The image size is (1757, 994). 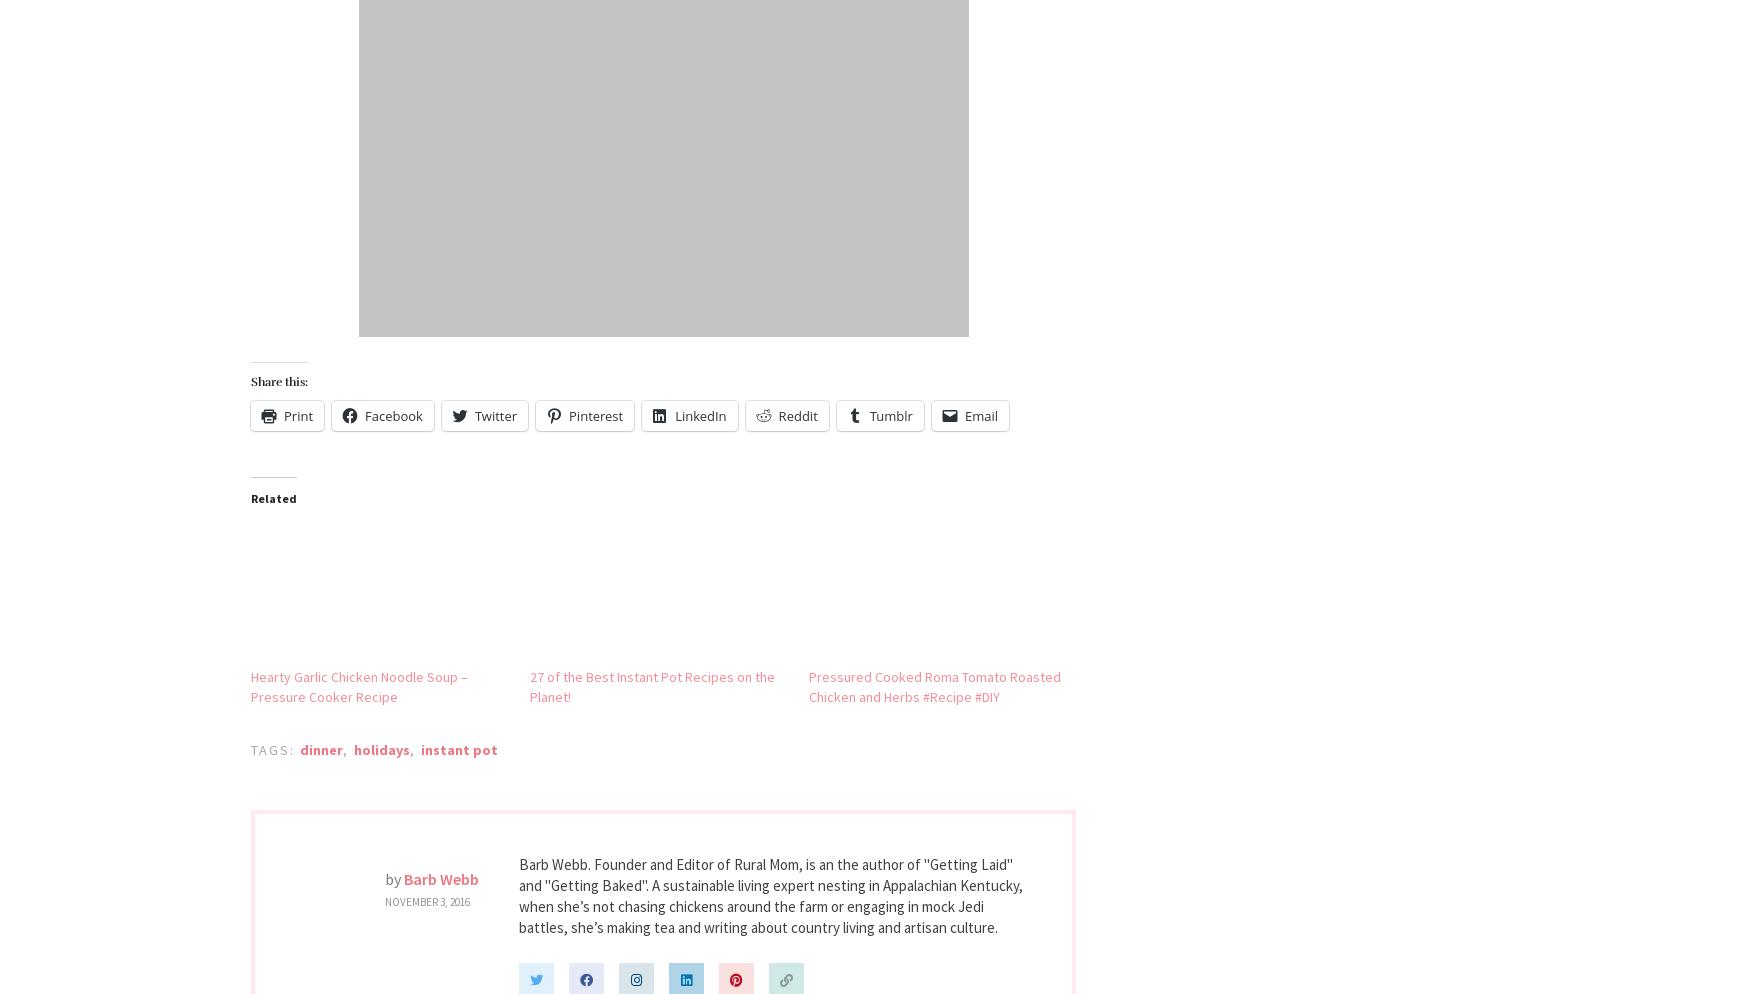 What do you see at coordinates (458, 748) in the screenshot?
I see `'instant pot'` at bounding box center [458, 748].